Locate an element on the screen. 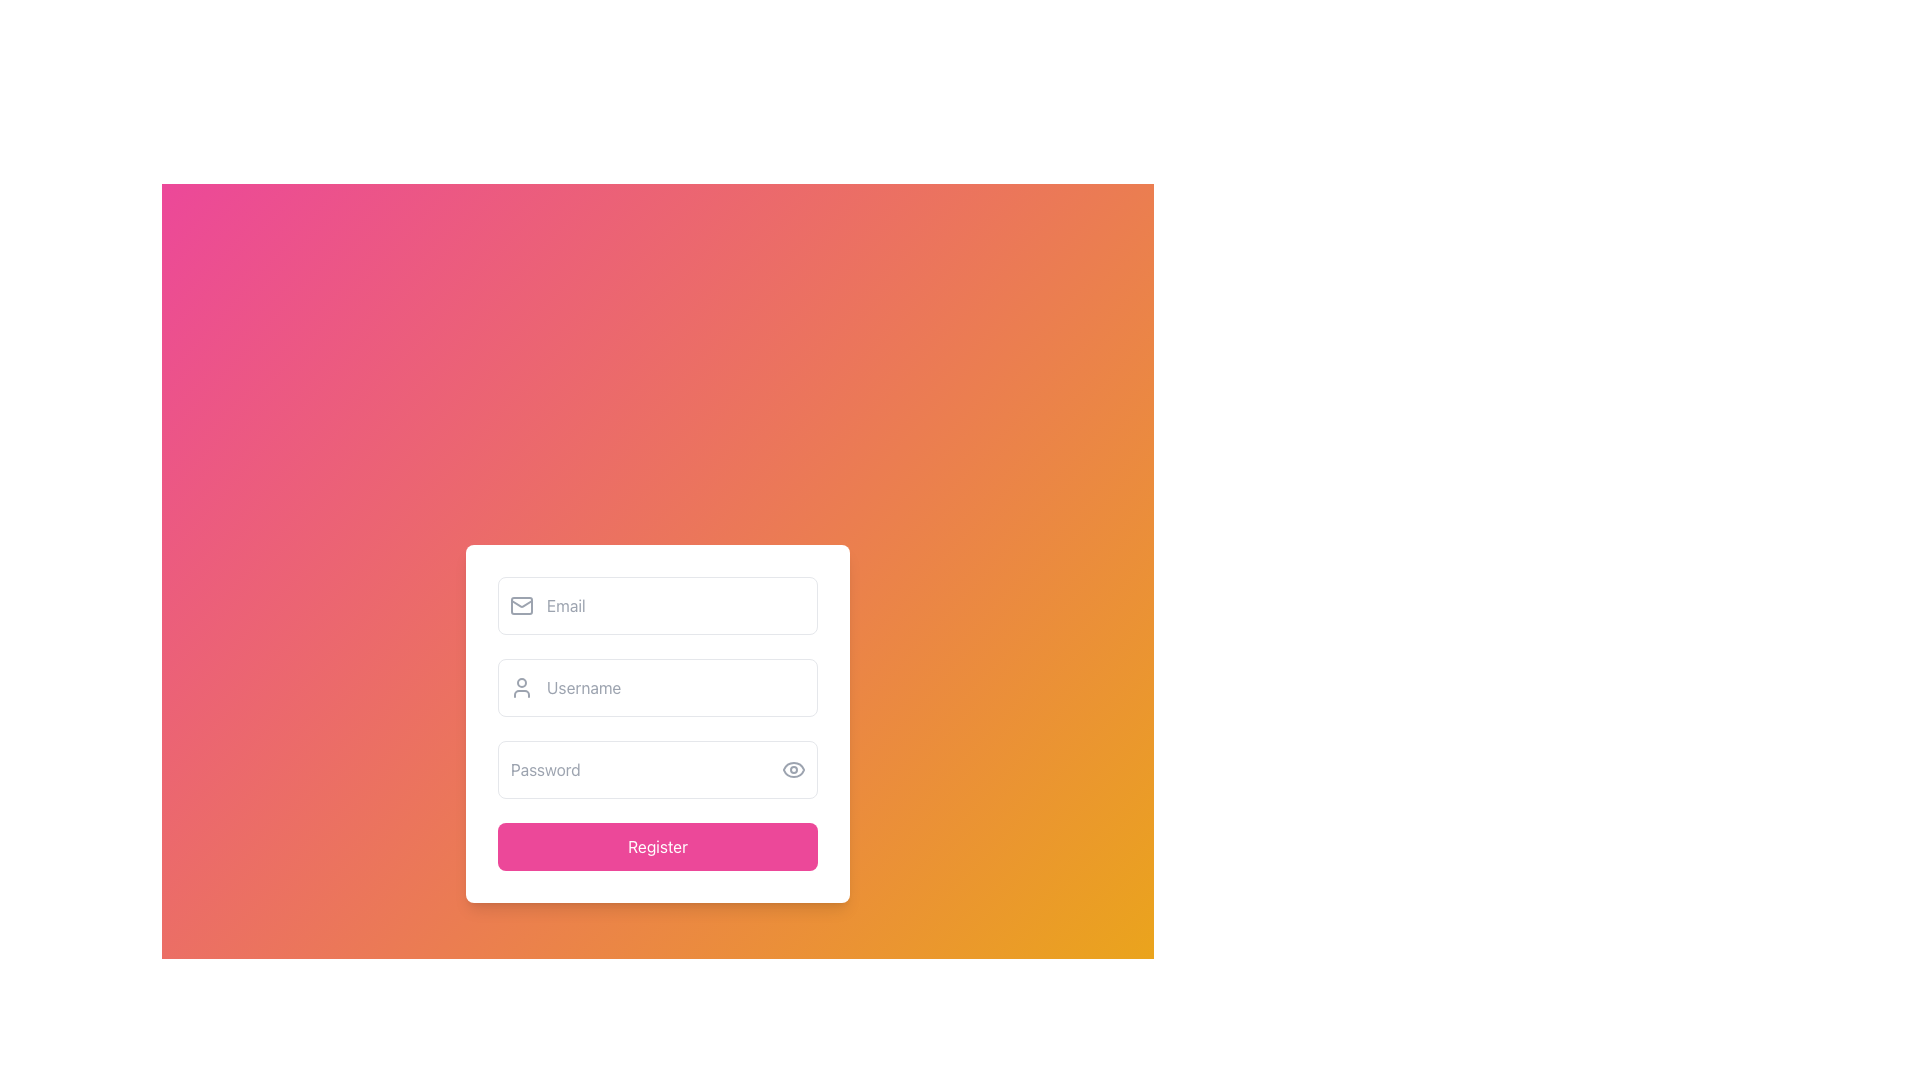 The width and height of the screenshot is (1920, 1080). the mail icon within the 'Email' form field, which serves as a decorative or functional part of the email indication is located at coordinates (522, 604).